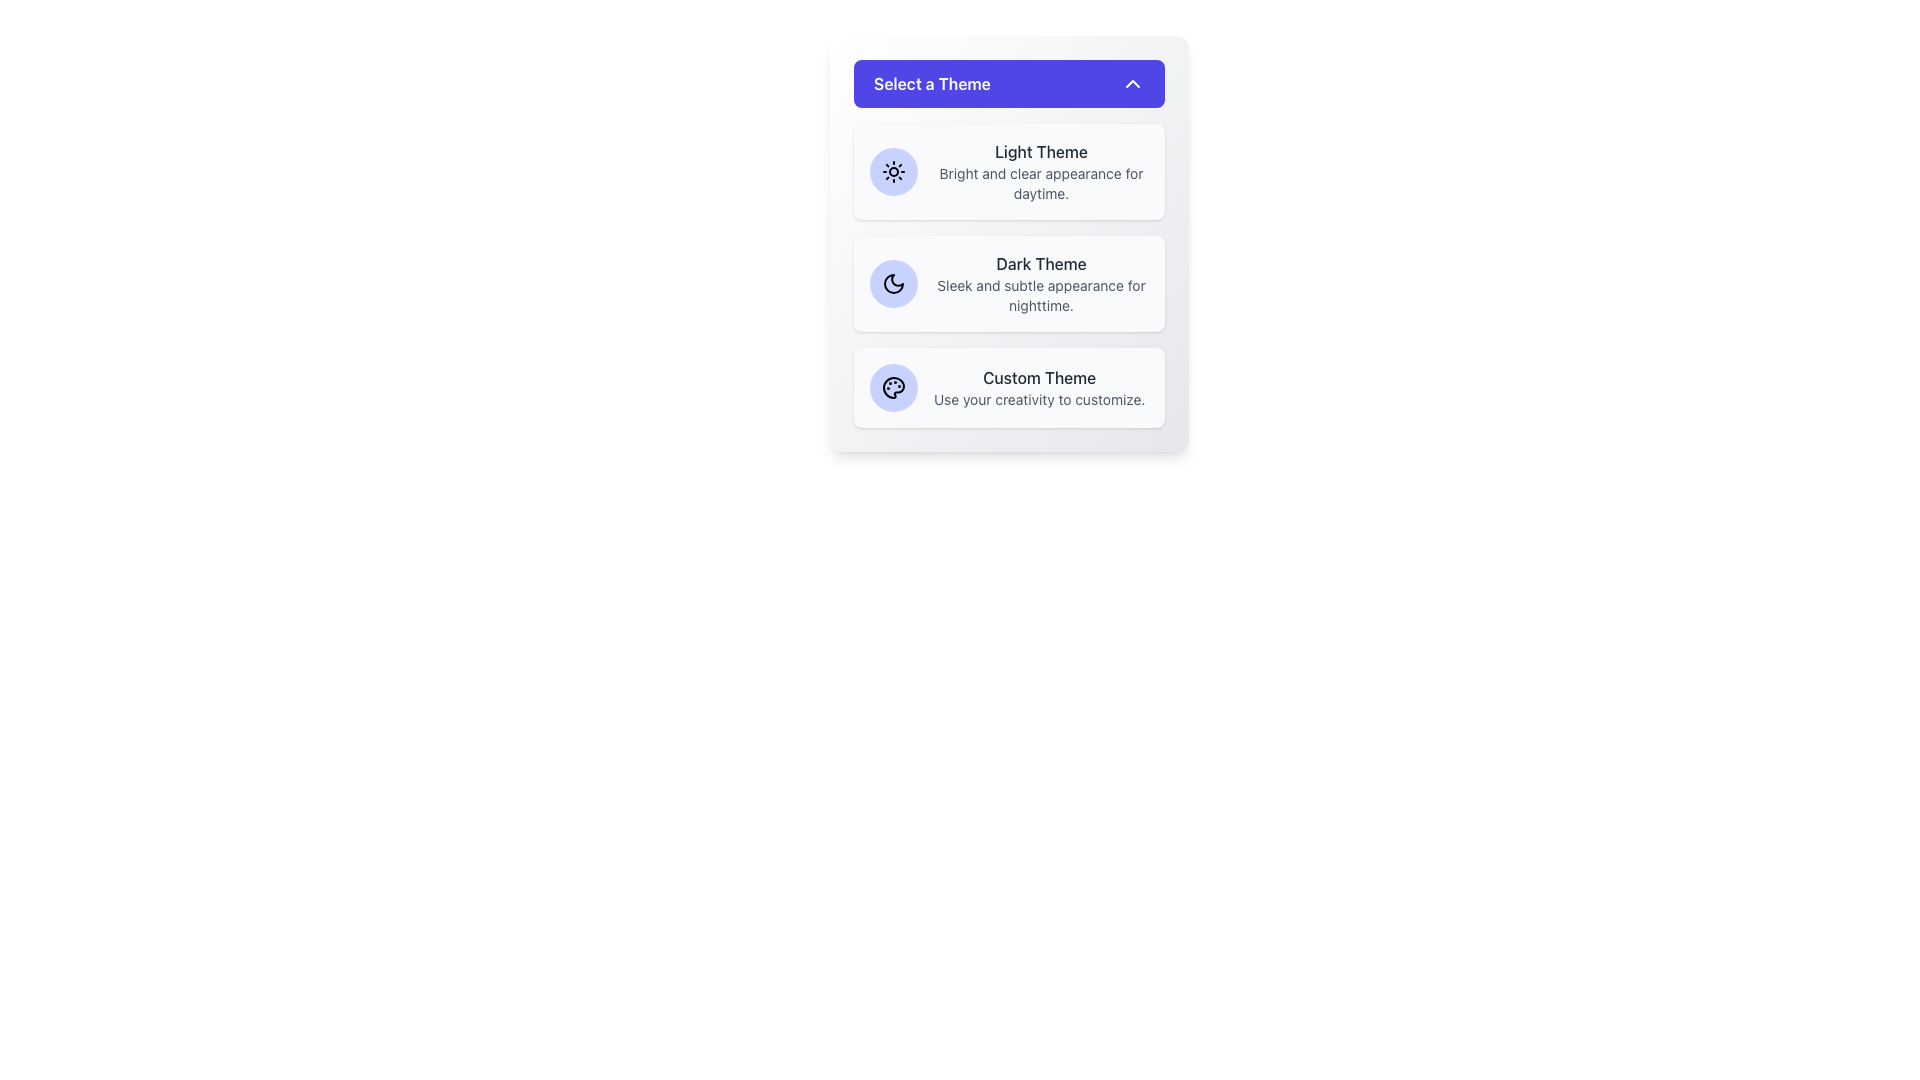 The width and height of the screenshot is (1920, 1080). I want to click on the 'Light Theme' icon located at the top of the 'Select a Theme' list, which visually represents the light theme option, so click(892, 171).